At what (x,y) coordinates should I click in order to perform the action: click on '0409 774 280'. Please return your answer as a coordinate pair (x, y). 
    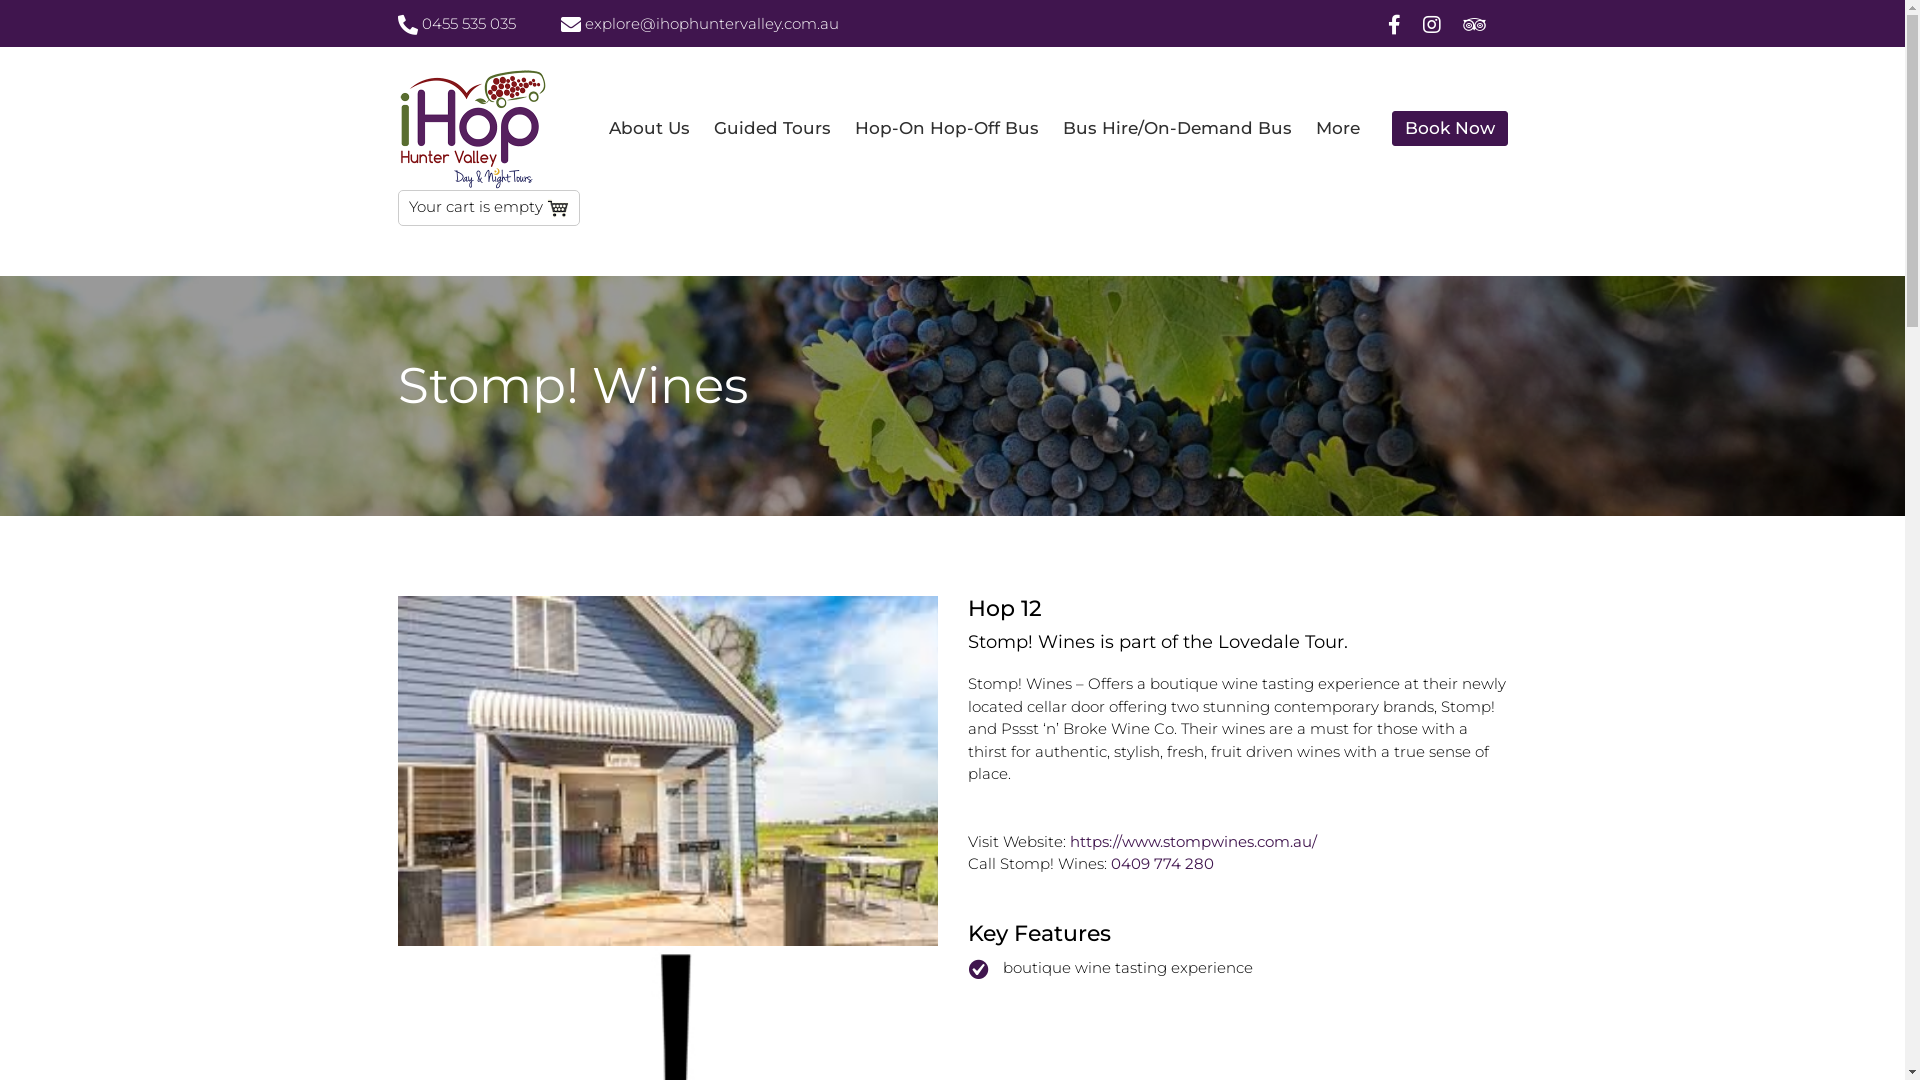
    Looking at the image, I should click on (1161, 862).